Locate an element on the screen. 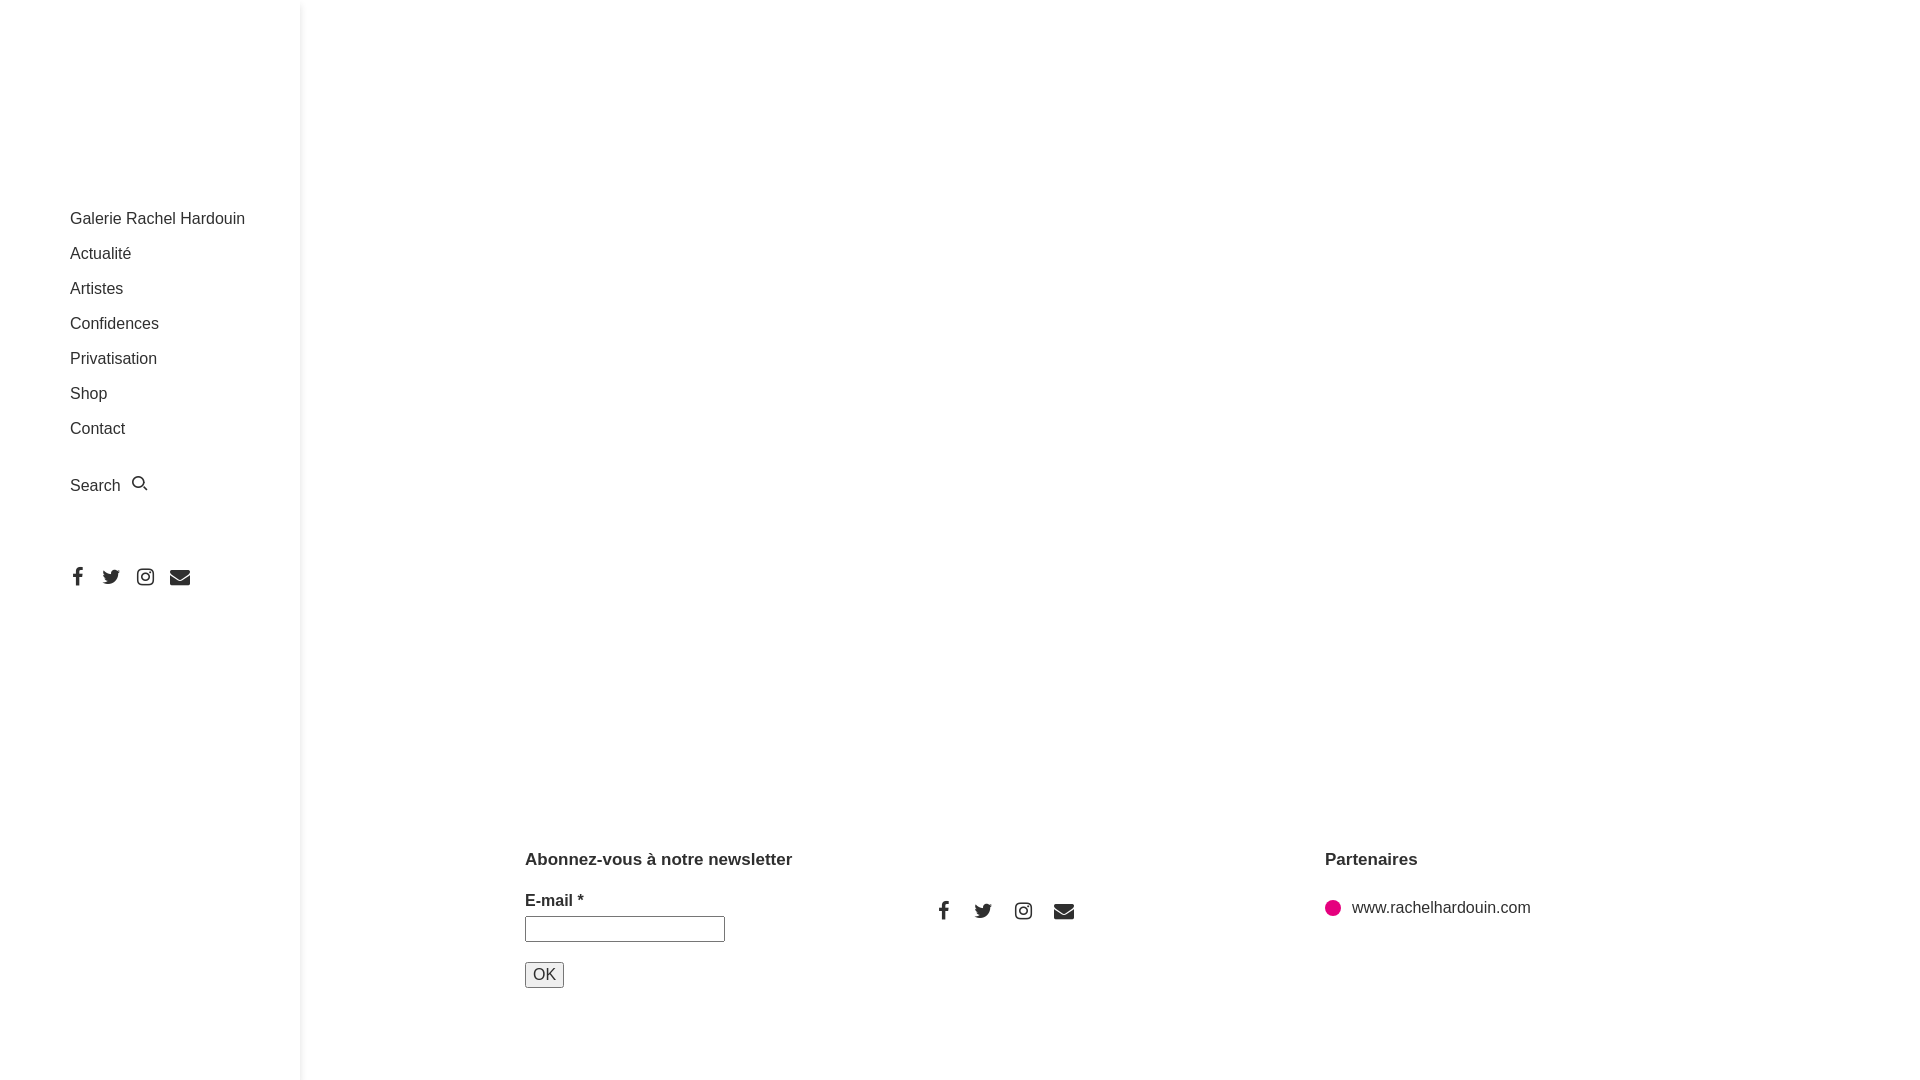 Image resolution: width=1920 pixels, height=1080 pixels. 'Privatisation' is located at coordinates (112, 357).